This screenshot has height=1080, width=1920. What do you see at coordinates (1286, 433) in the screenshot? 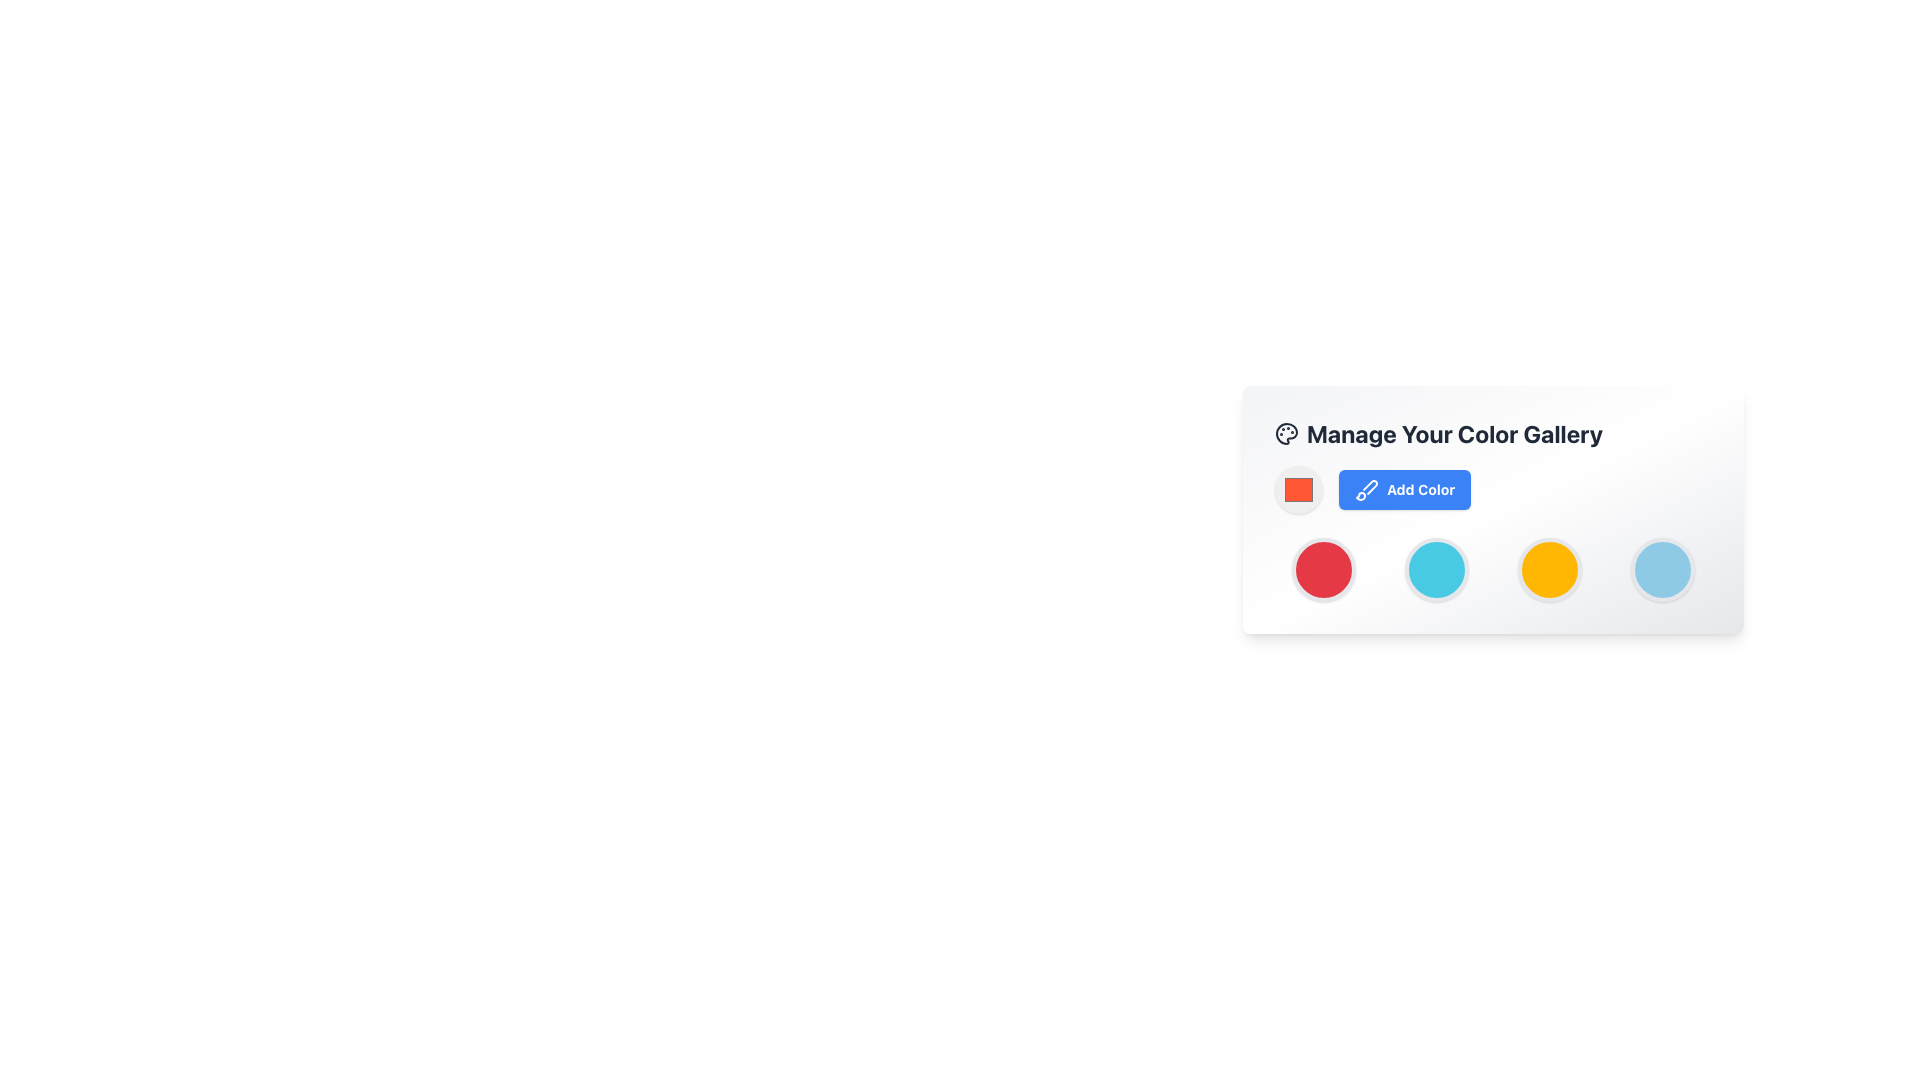
I see `the Decorative Icon resembling a palette, located to the left of the 'Manage Your Color Gallery' text in the header section` at bounding box center [1286, 433].